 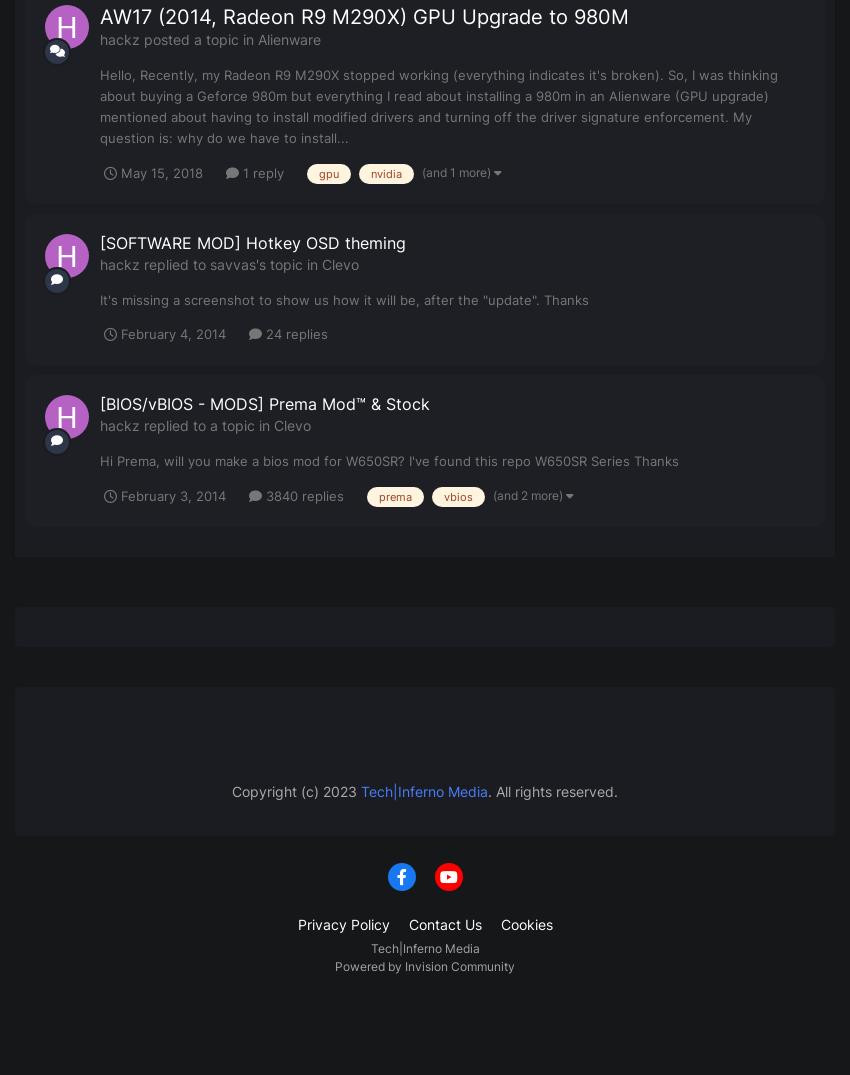 I want to click on 'replied to a topic in', so click(x=139, y=423).